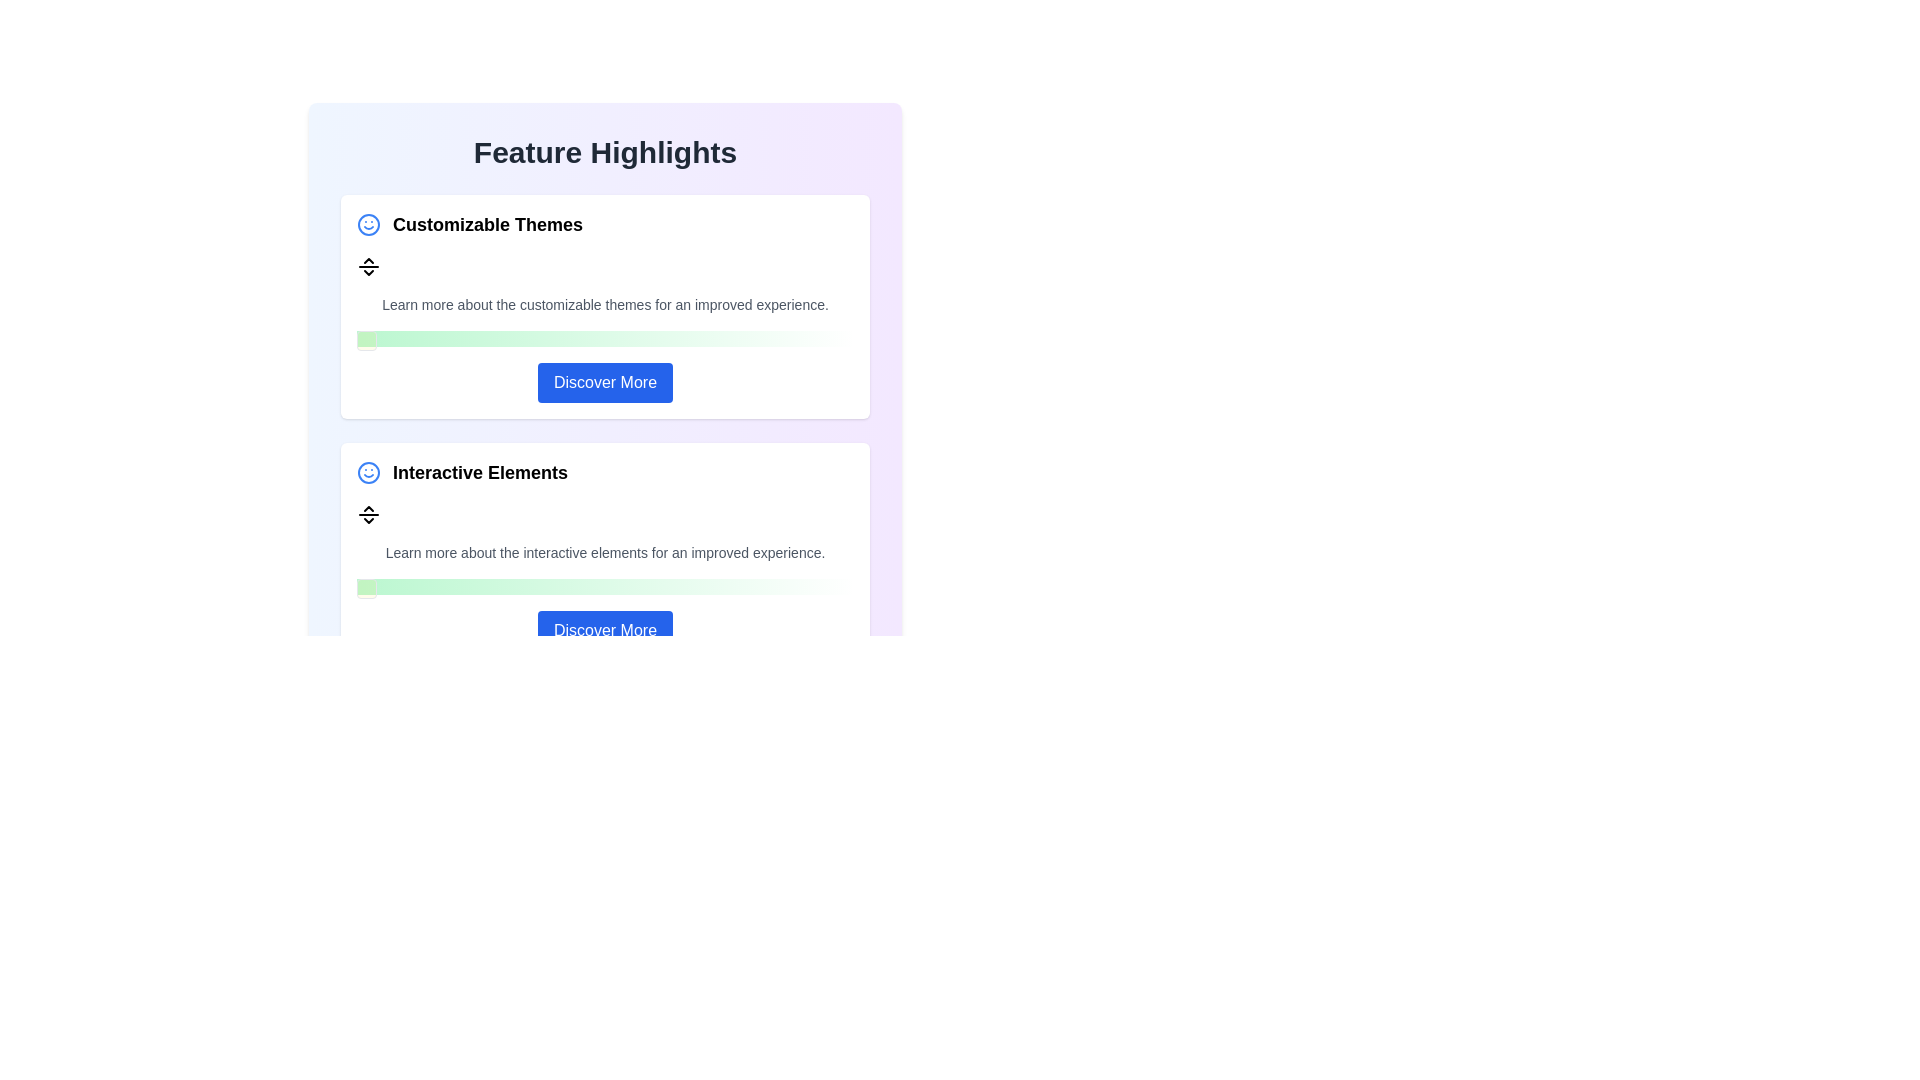  Describe the element at coordinates (480, 473) in the screenshot. I see `the 'Interactive Elements' text label which is bold and prominently styled, located in the second card of the feature highlights list, to the right of a smiley face icon` at that location.